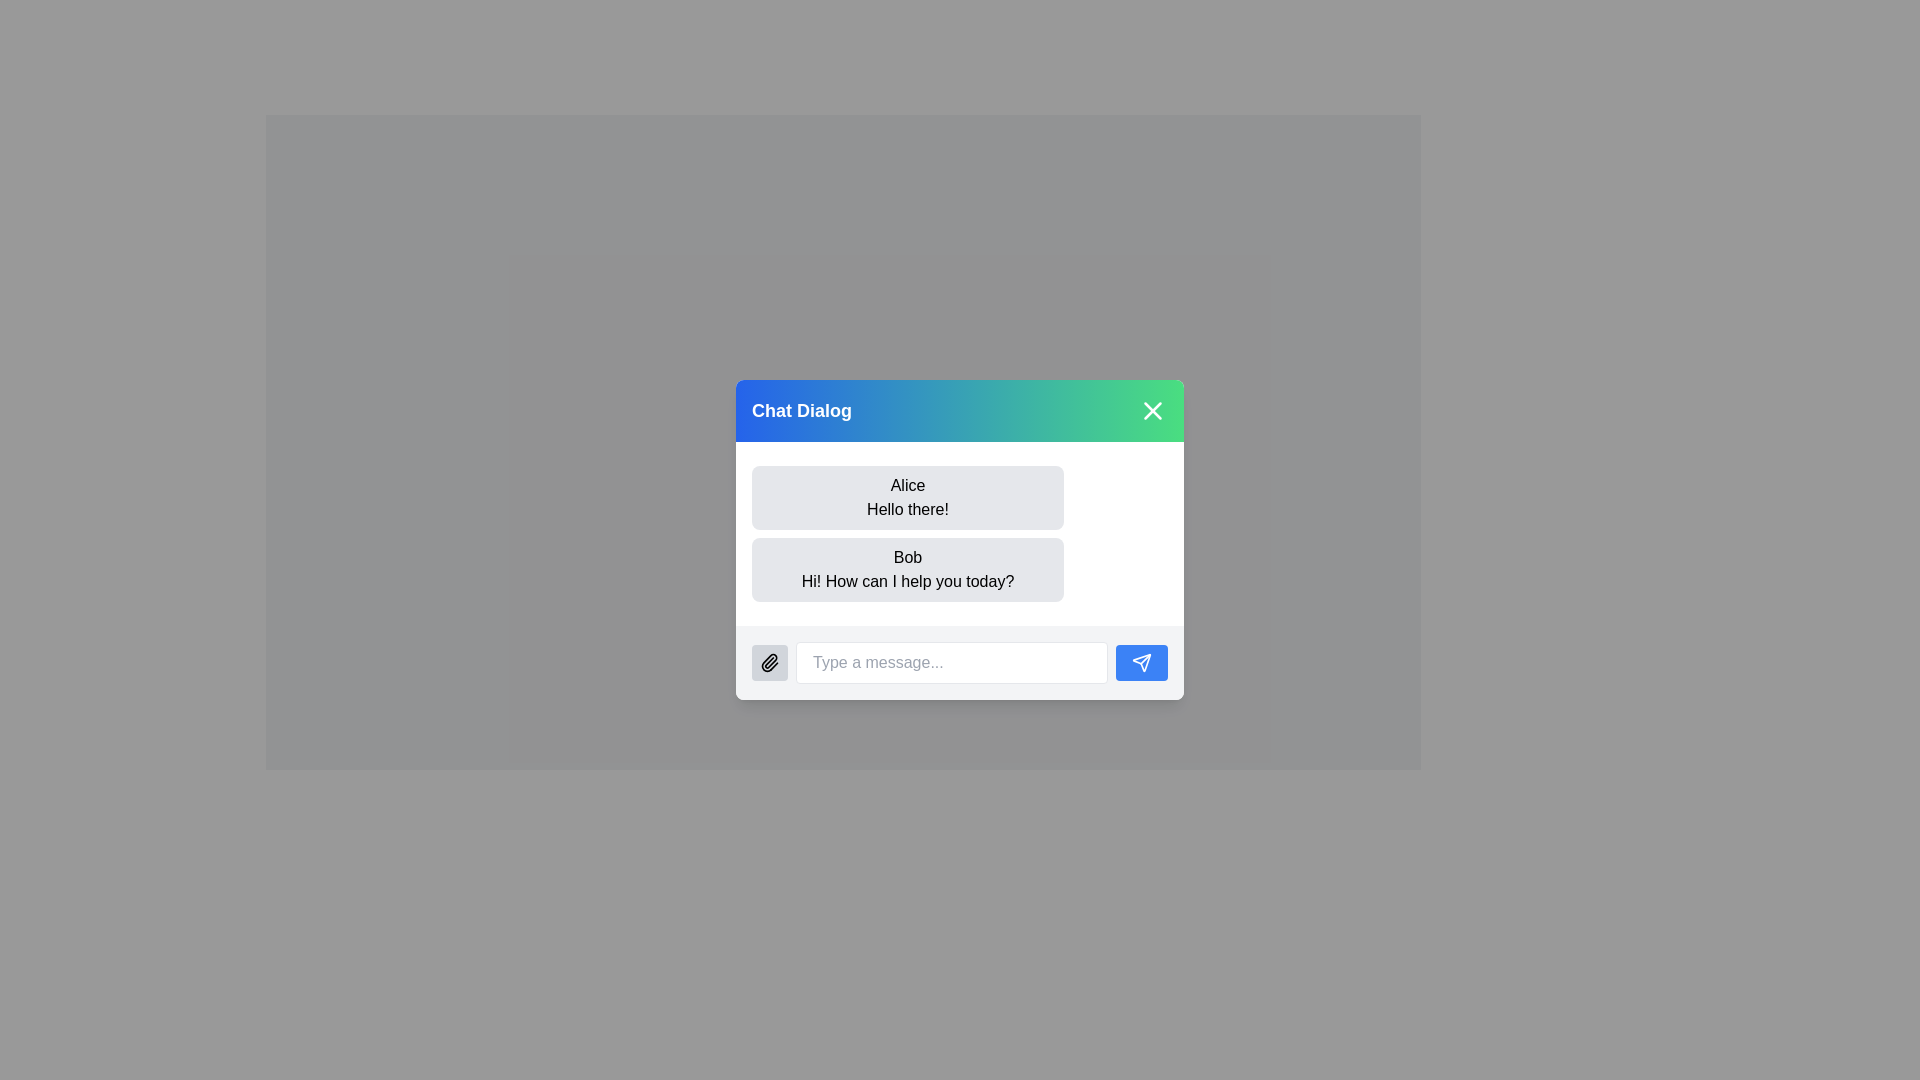 This screenshot has height=1080, width=1920. I want to click on the chat message bubble displaying a message from user 'Alice', which is the first message bubble in the chat area of the 'Chat Dialog', so click(906, 496).